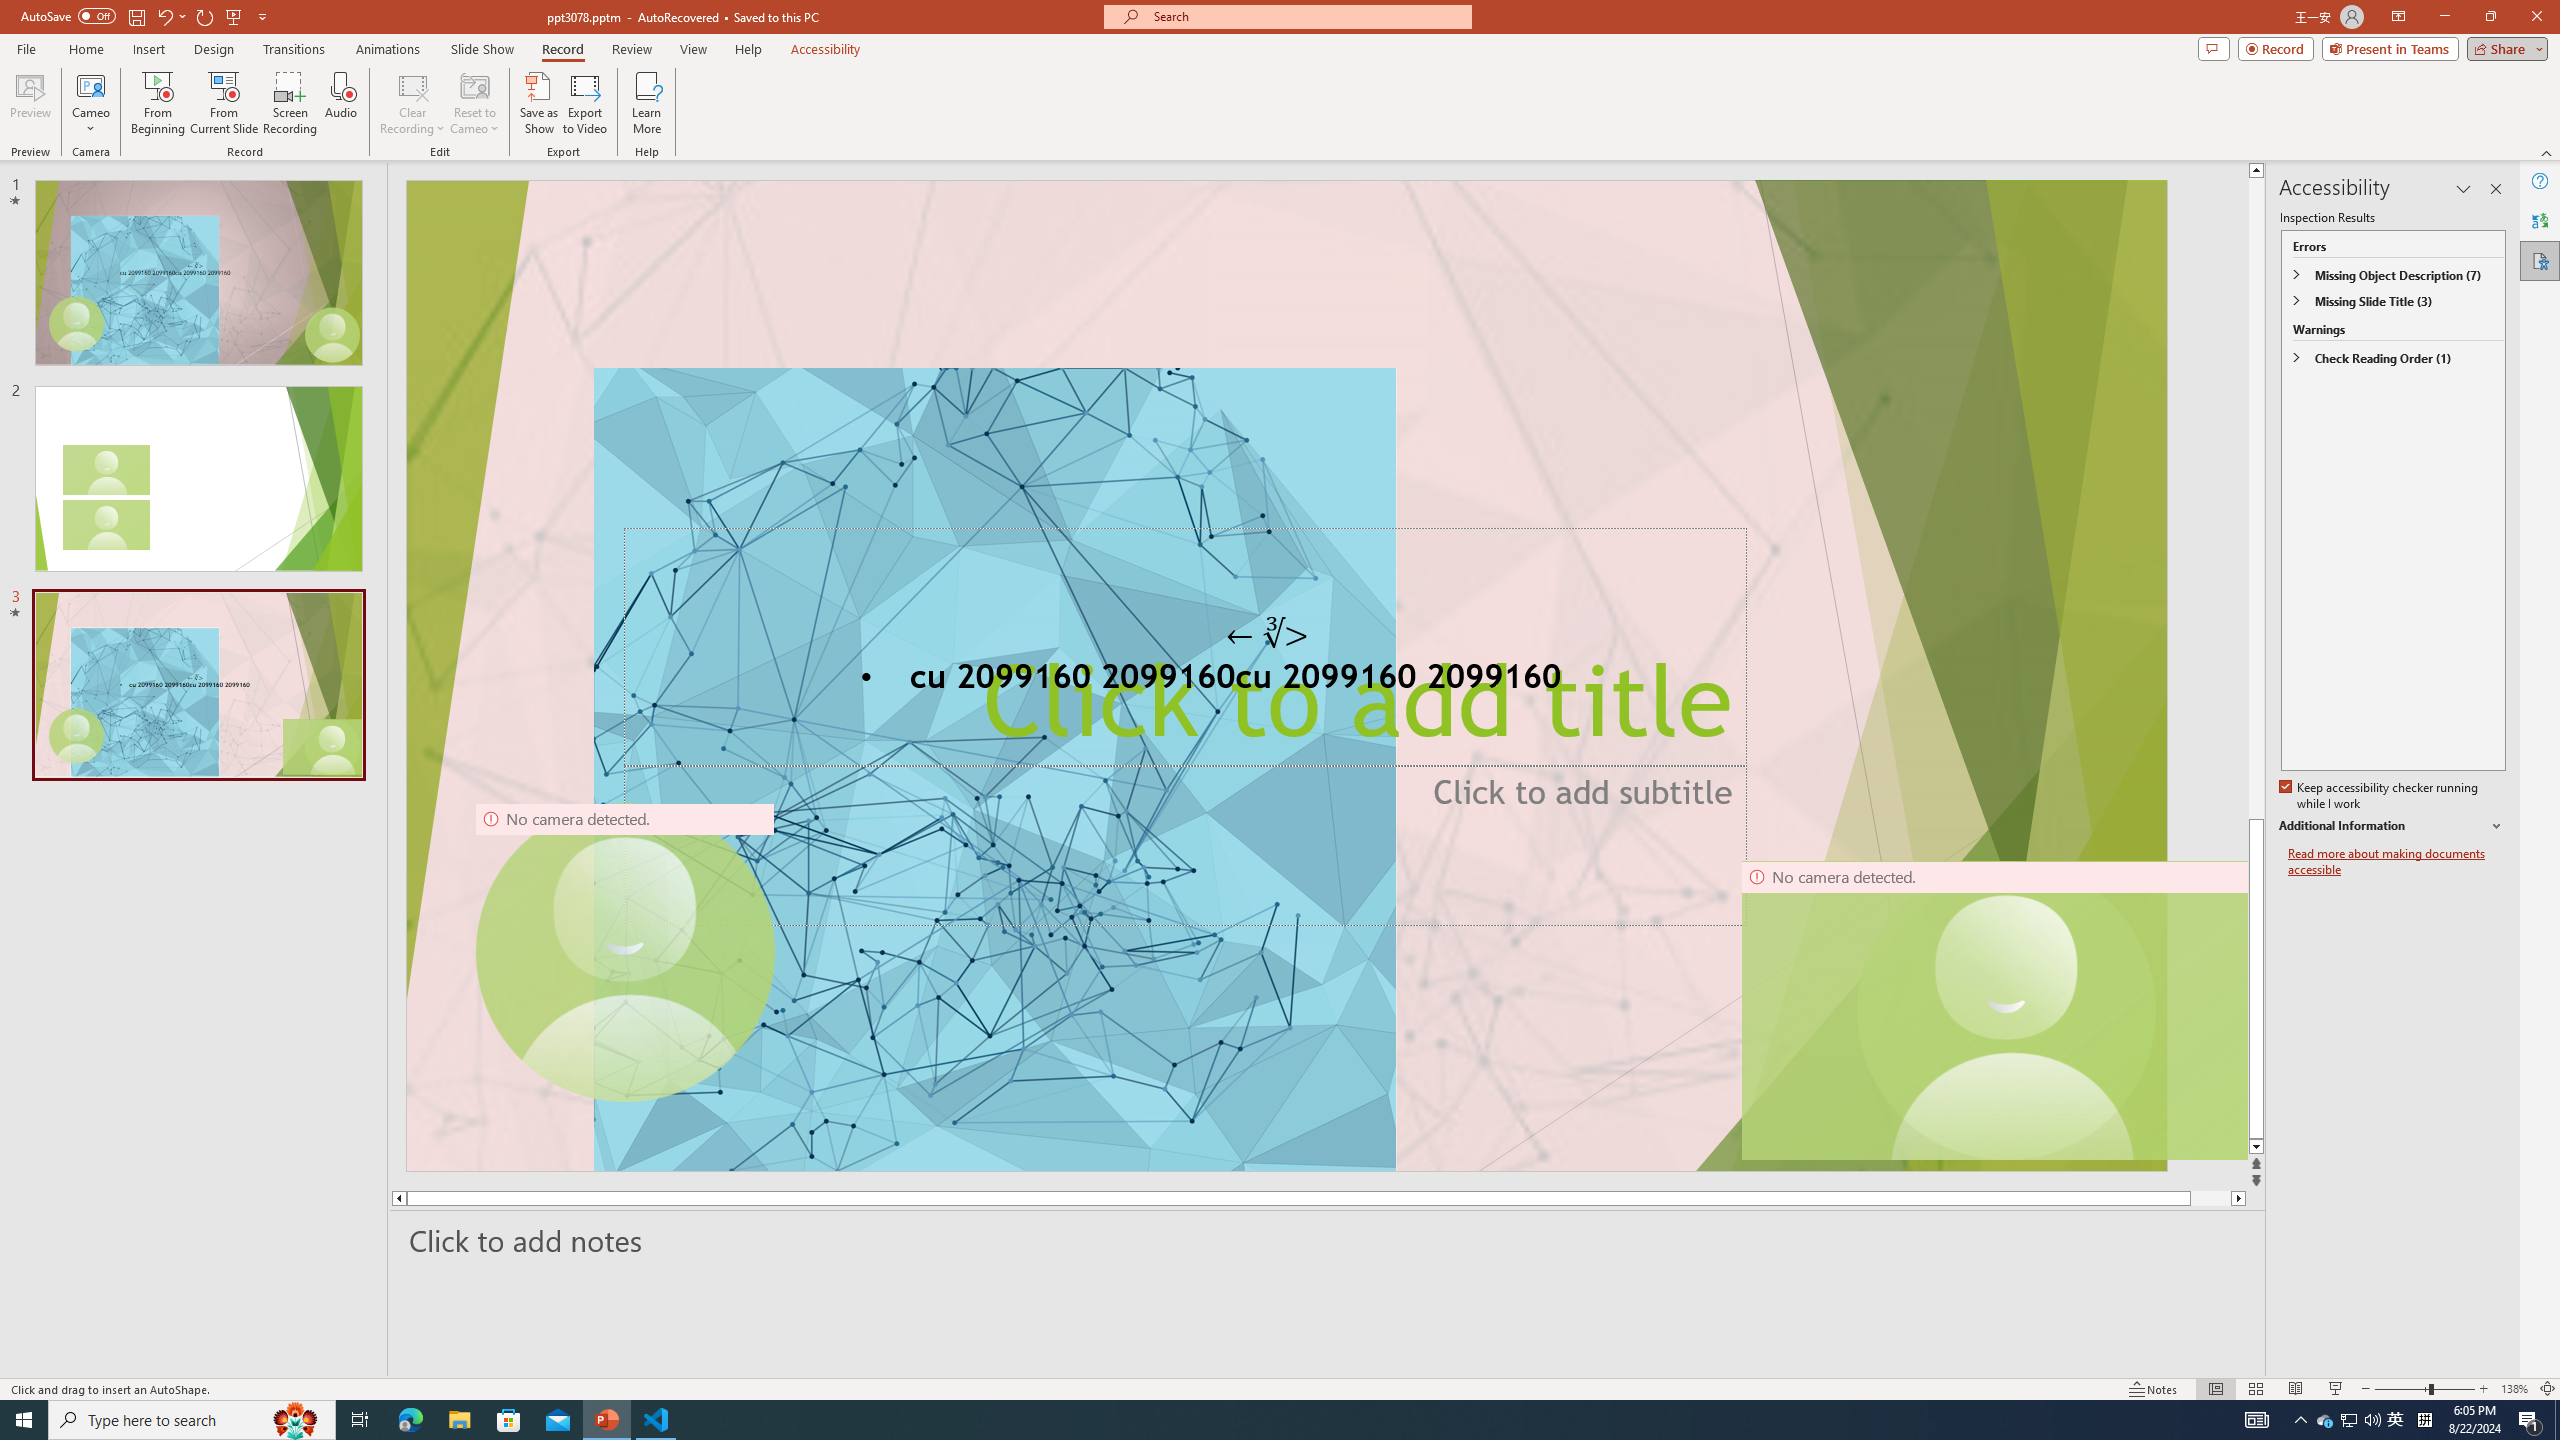 This screenshot has width=2560, height=1440. What do you see at coordinates (156, 103) in the screenshot?
I see `'From Beginning...'` at bounding box center [156, 103].